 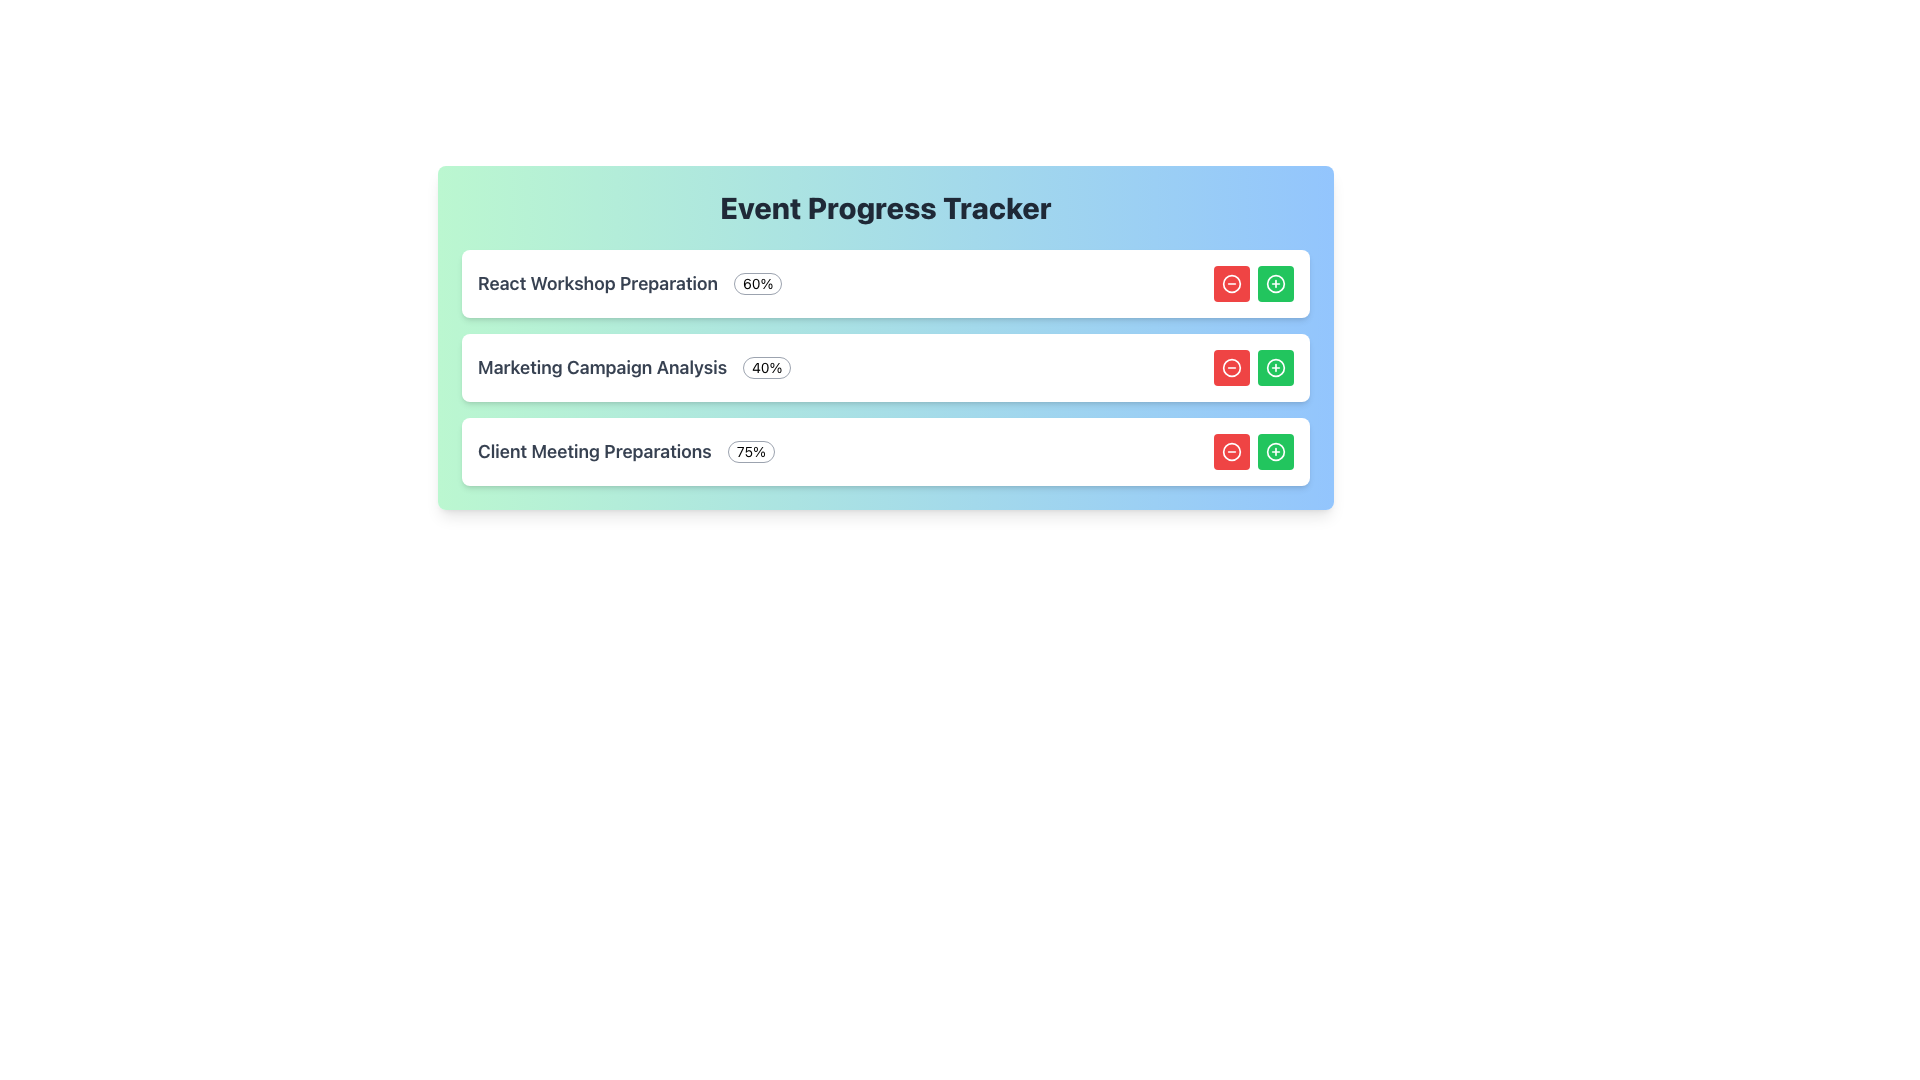 What do you see at coordinates (750, 451) in the screenshot?
I see `the label displaying '75%' which is positioned to the right of 'Client Meeting Preparations' in a rounded rectangular shape` at bounding box center [750, 451].